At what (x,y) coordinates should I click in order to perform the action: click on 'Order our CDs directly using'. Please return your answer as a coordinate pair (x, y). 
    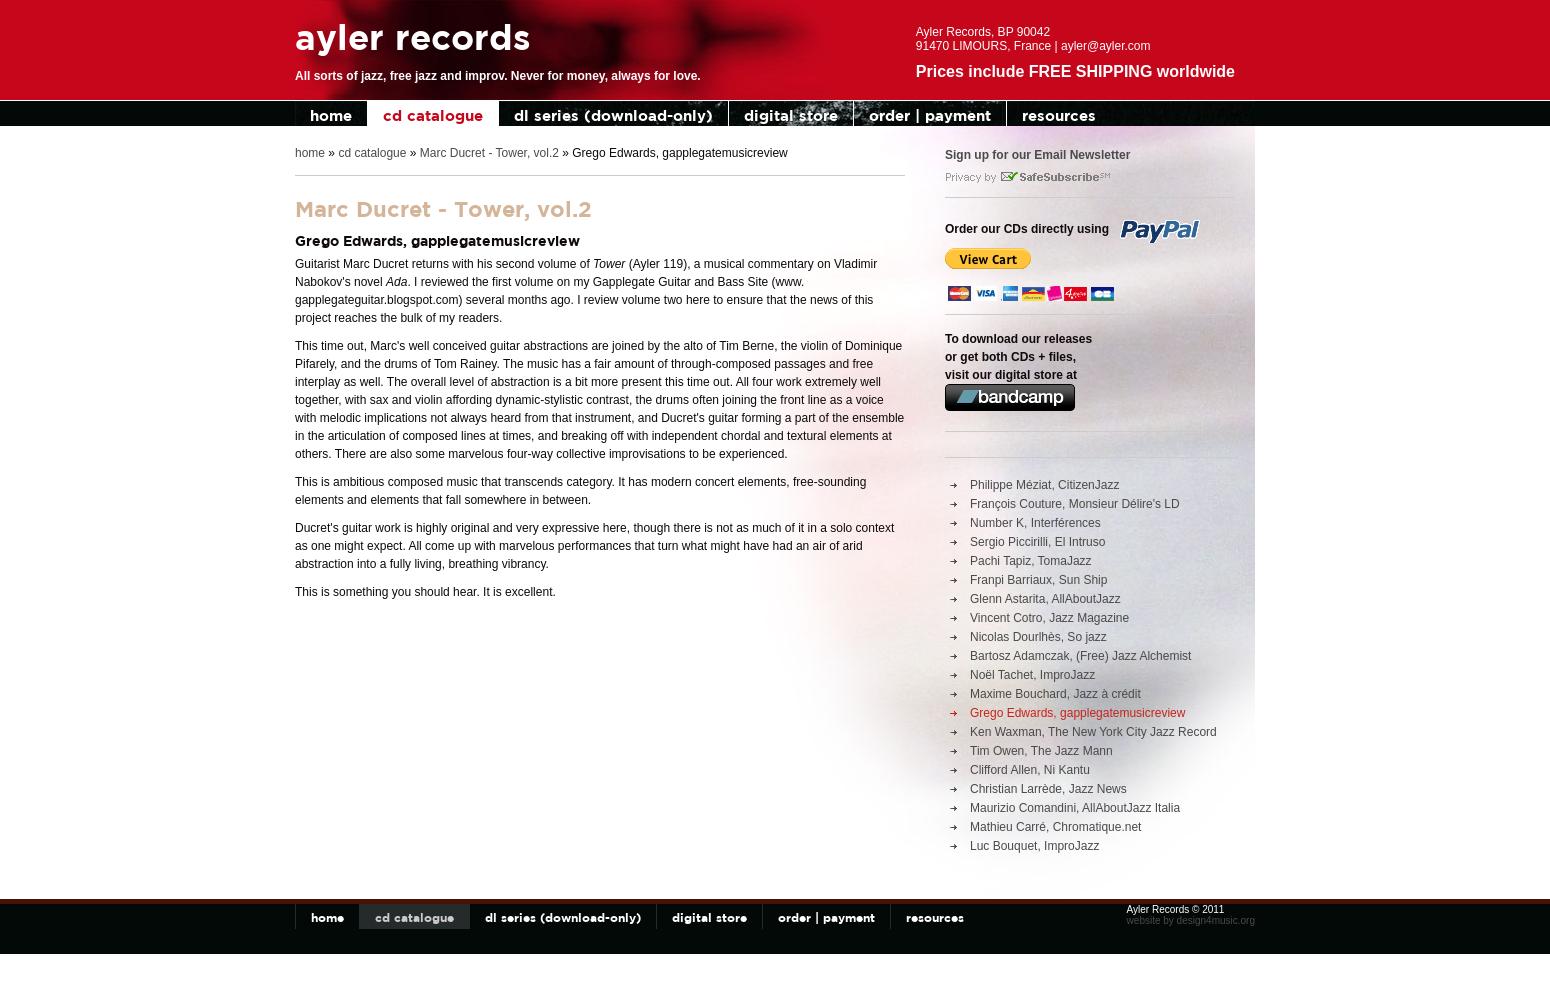
    Looking at the image, I should click on (1027, 228).